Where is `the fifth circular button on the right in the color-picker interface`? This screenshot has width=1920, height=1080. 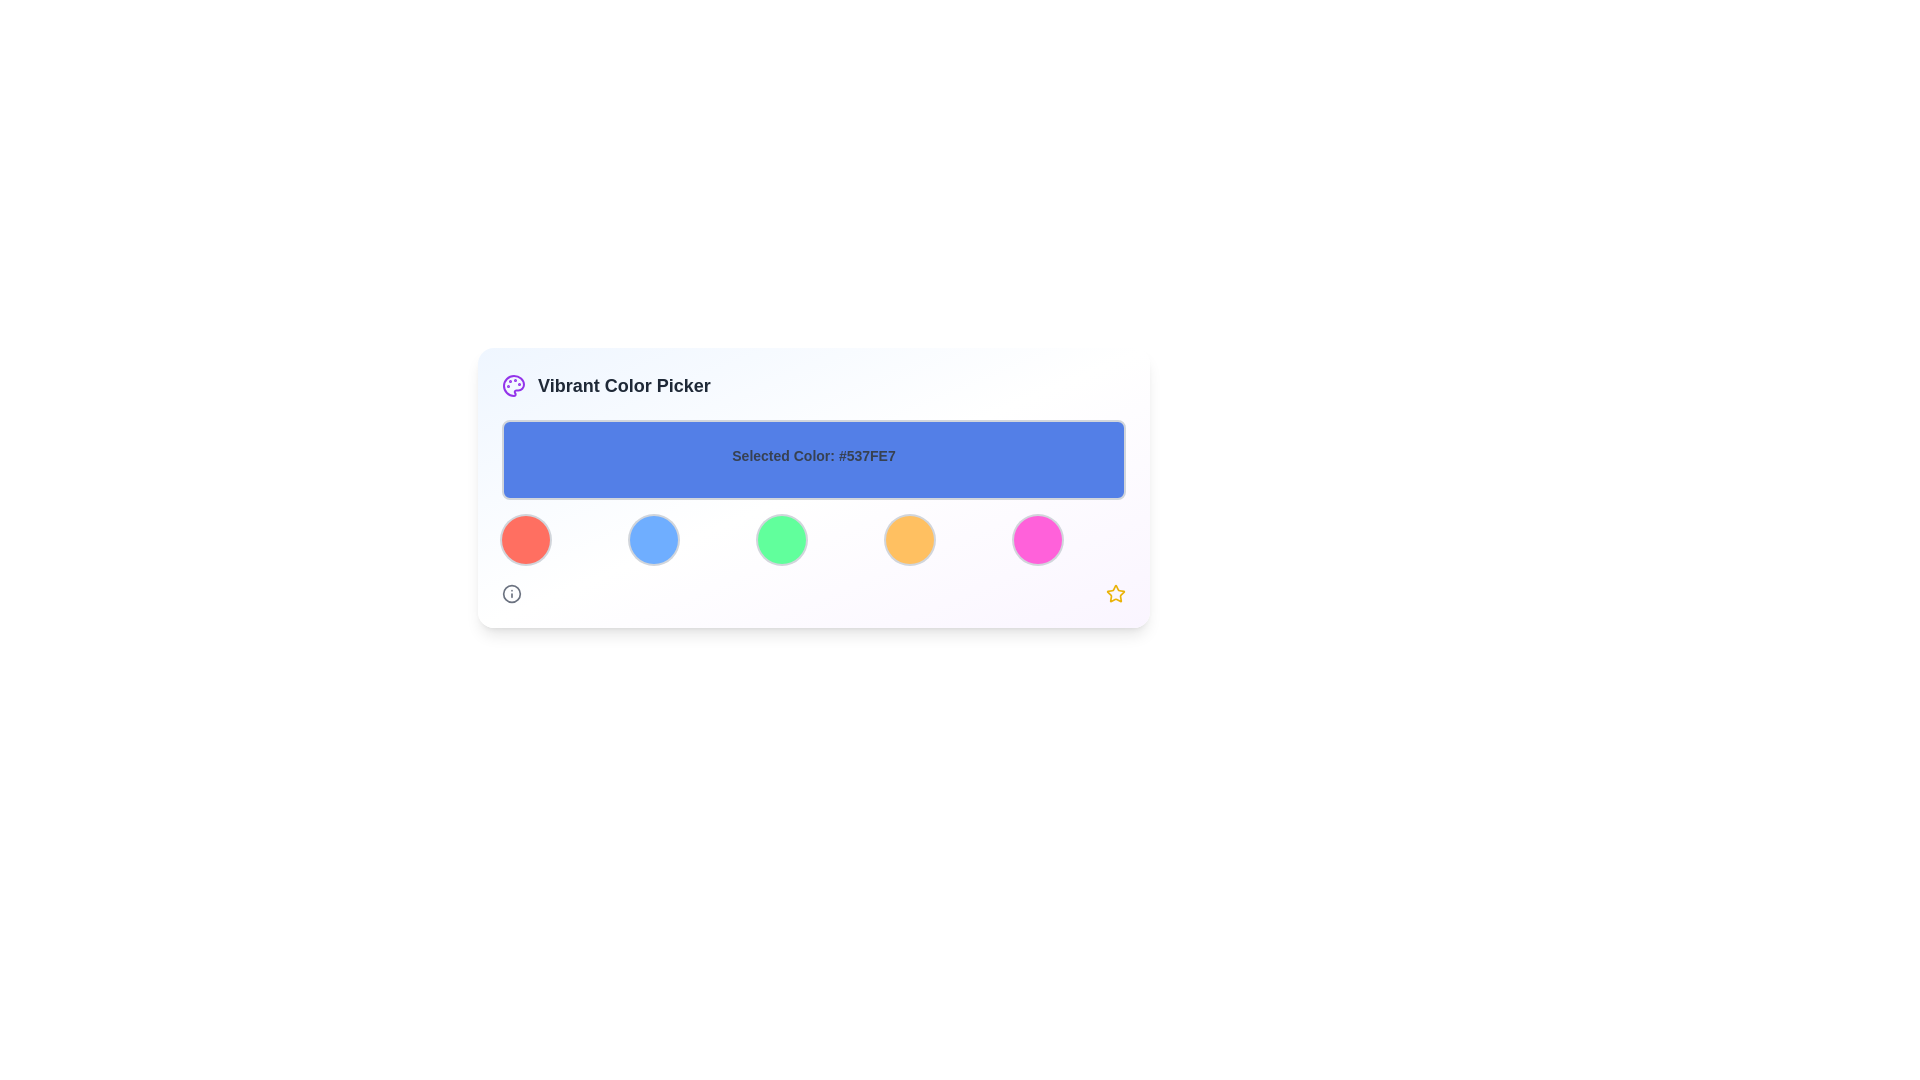
the fifth circular button on the right in the color-picker interface is located at coordinates (1037, 540).